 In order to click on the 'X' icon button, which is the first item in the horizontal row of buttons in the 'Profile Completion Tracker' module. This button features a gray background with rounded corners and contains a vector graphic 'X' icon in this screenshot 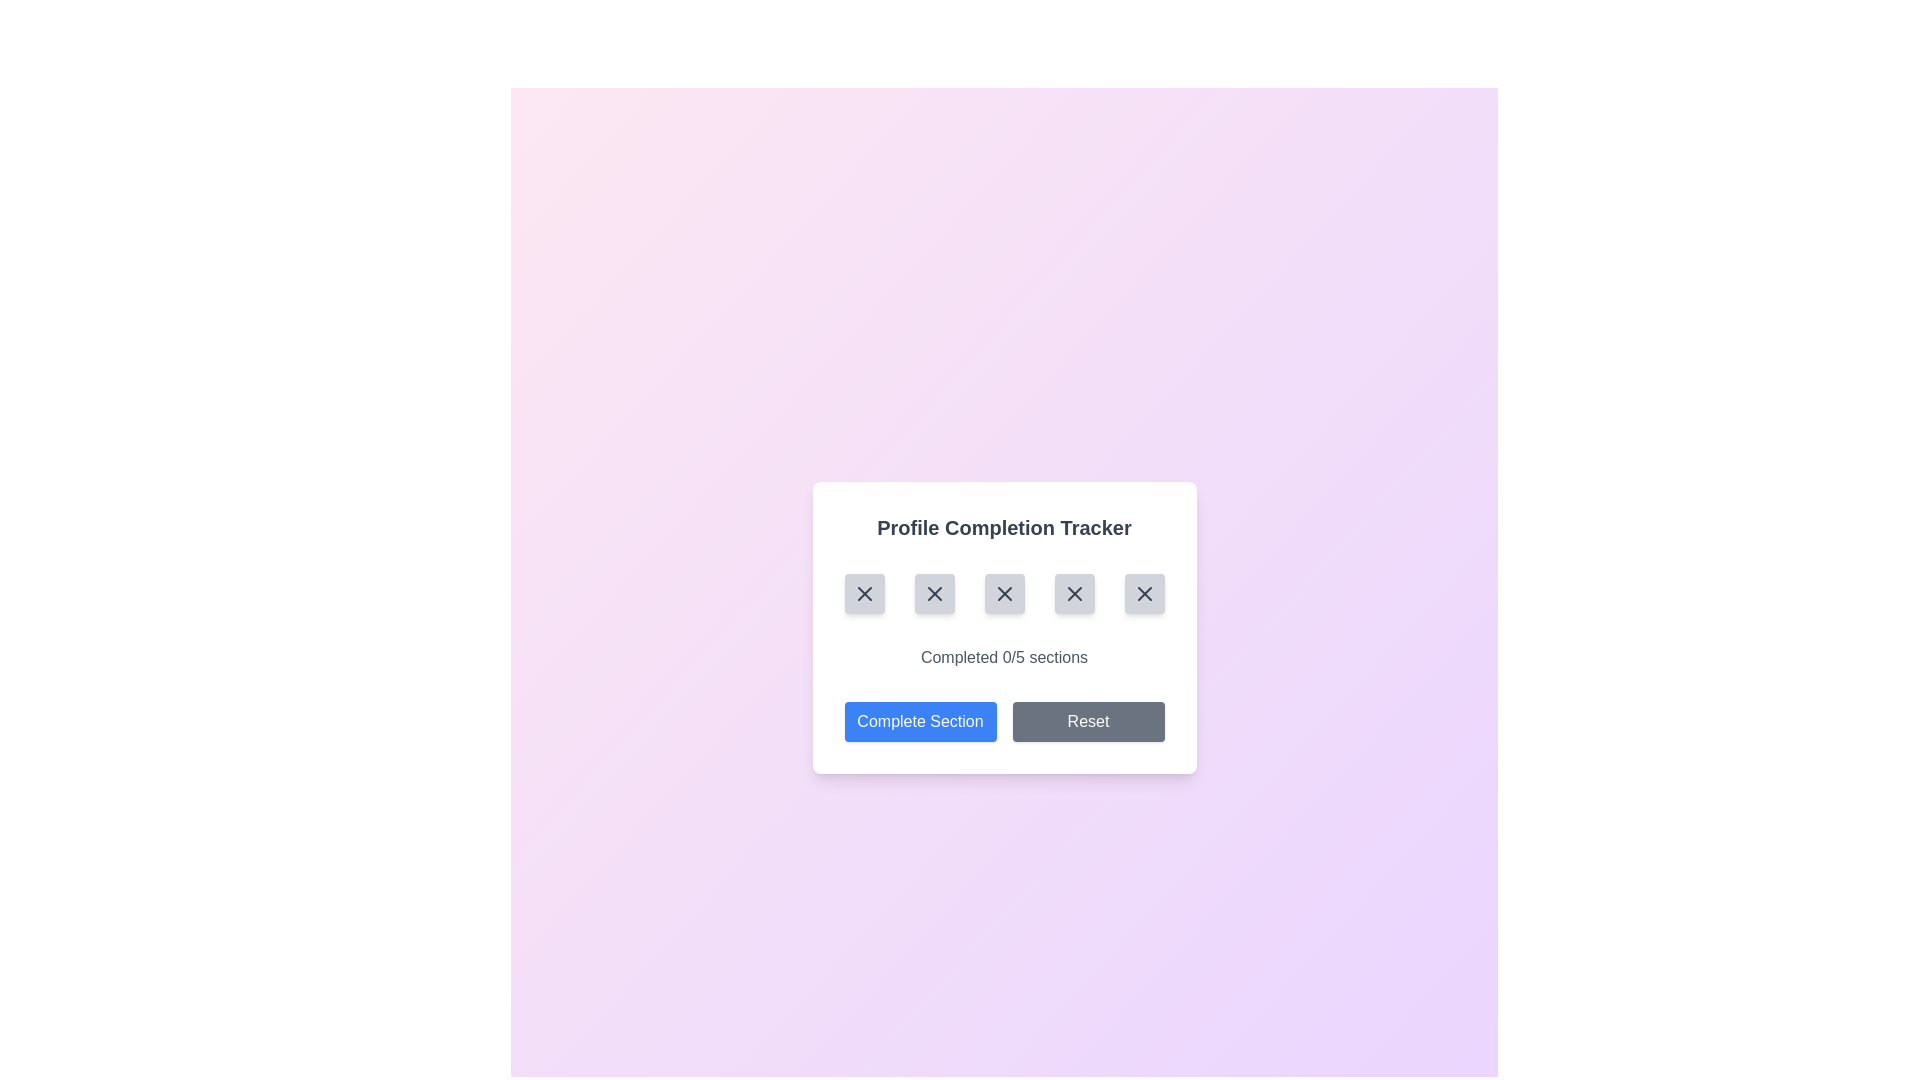, I will do `click(864, 593)`.